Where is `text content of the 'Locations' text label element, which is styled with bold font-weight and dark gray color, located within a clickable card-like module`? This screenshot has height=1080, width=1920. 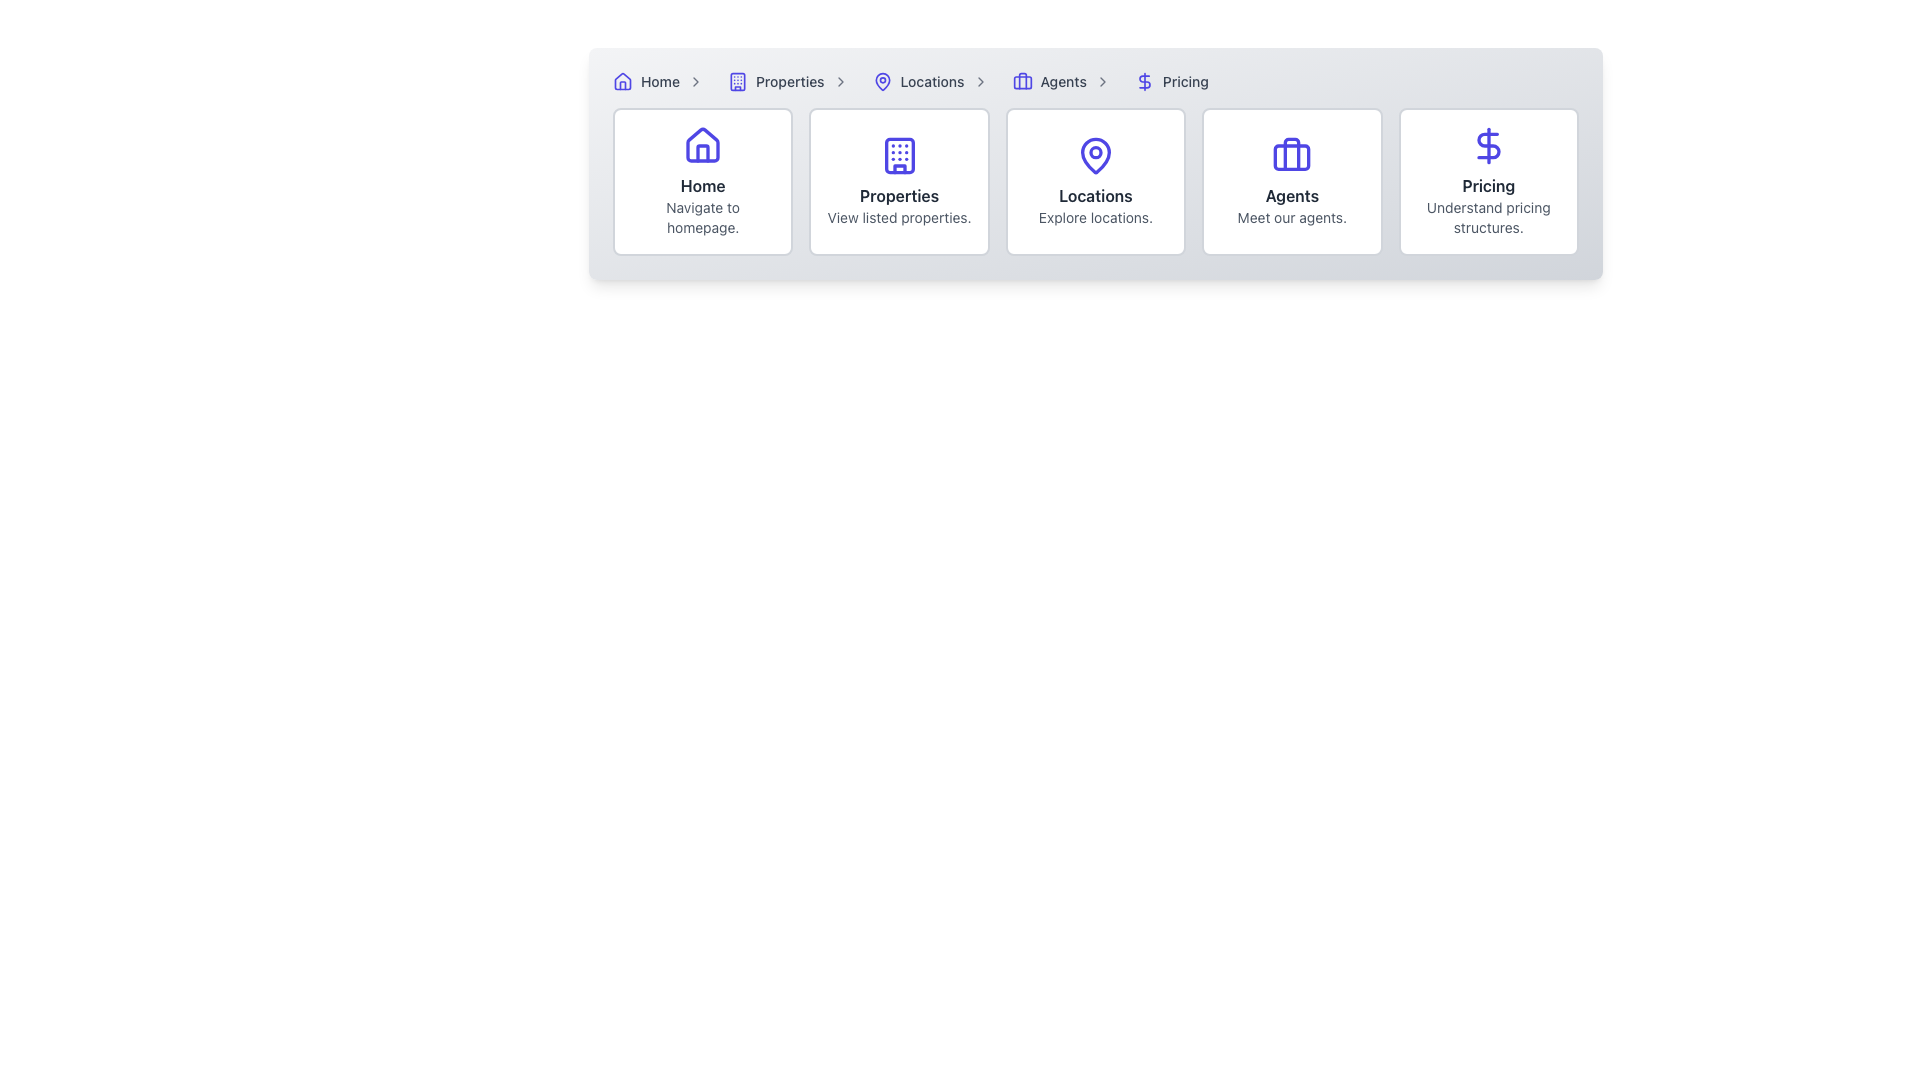 text content of the 'Locations' text label element, which is styled with bold font-weight and dark gray color, located within a clickable card-like module is located at coordinates (1094, 196).